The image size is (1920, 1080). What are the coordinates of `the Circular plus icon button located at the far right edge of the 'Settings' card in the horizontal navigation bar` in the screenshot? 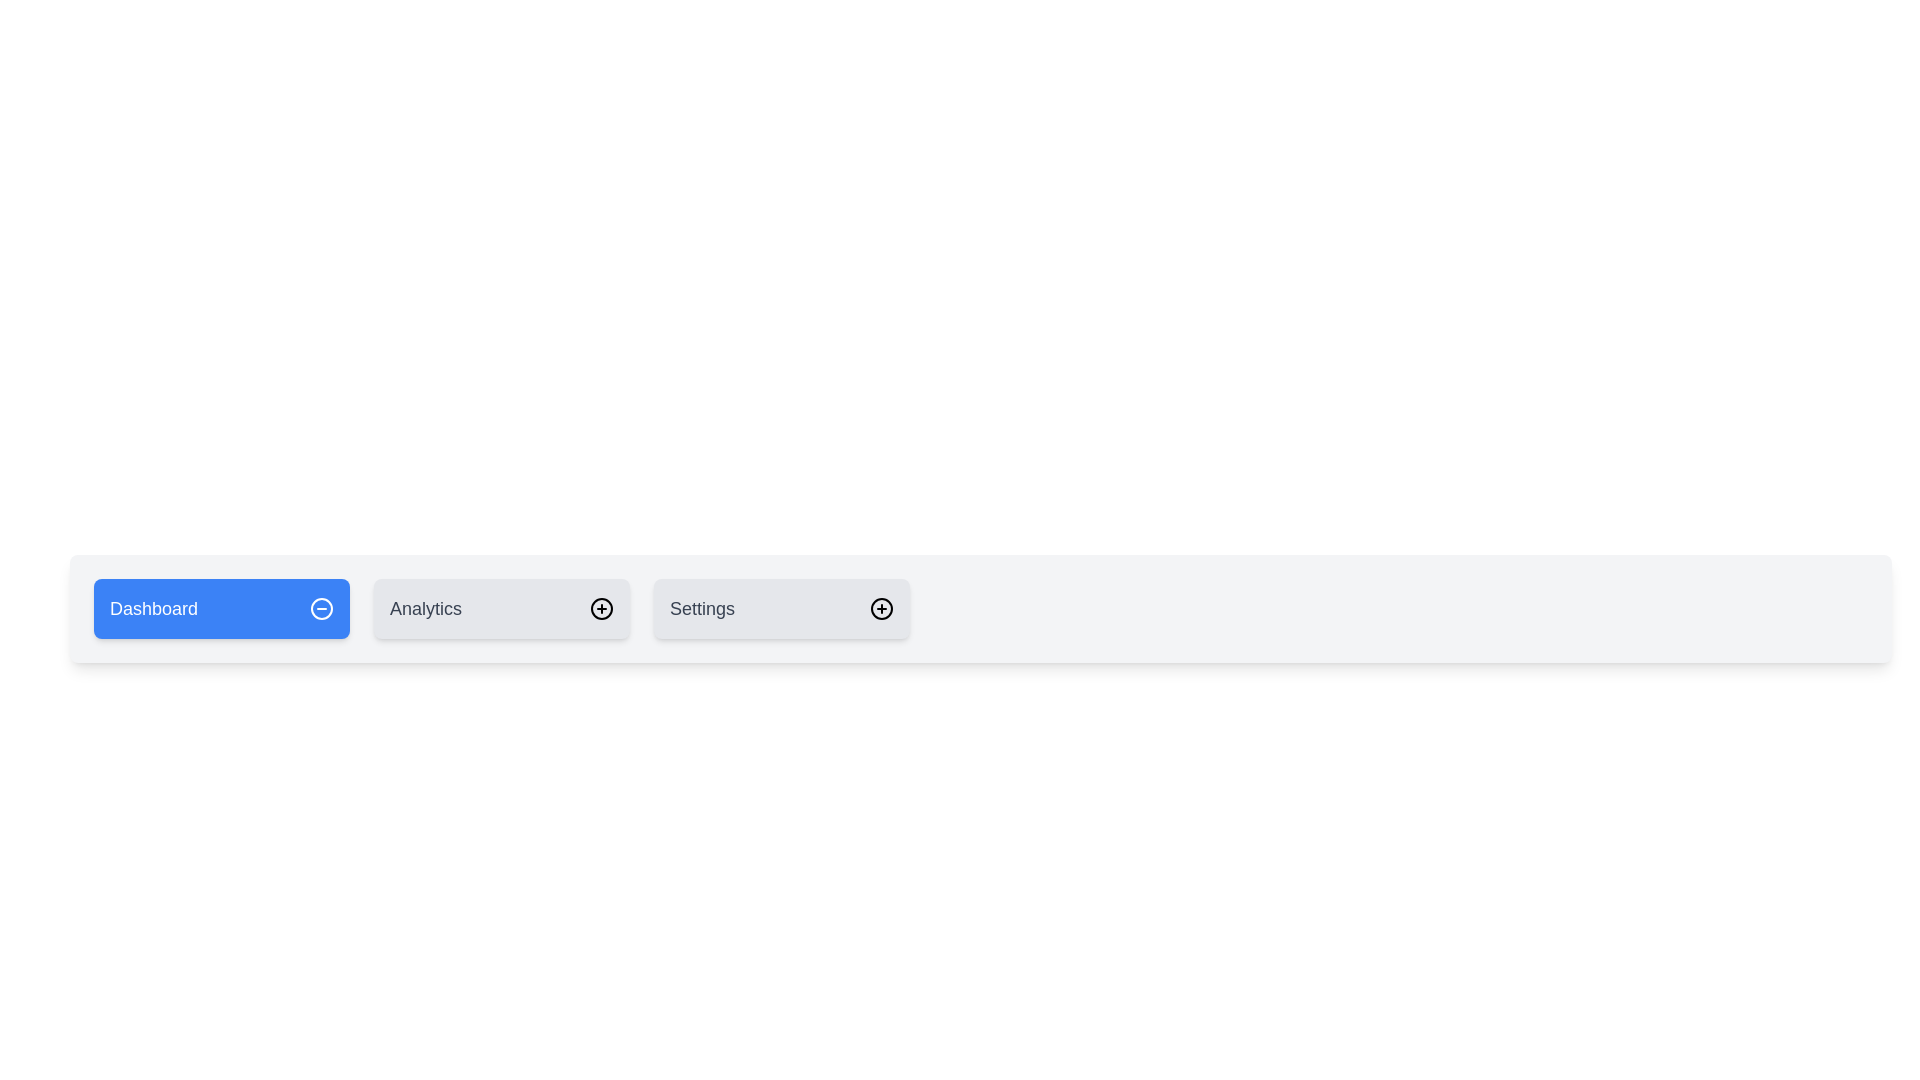 It's located at (881, 608).